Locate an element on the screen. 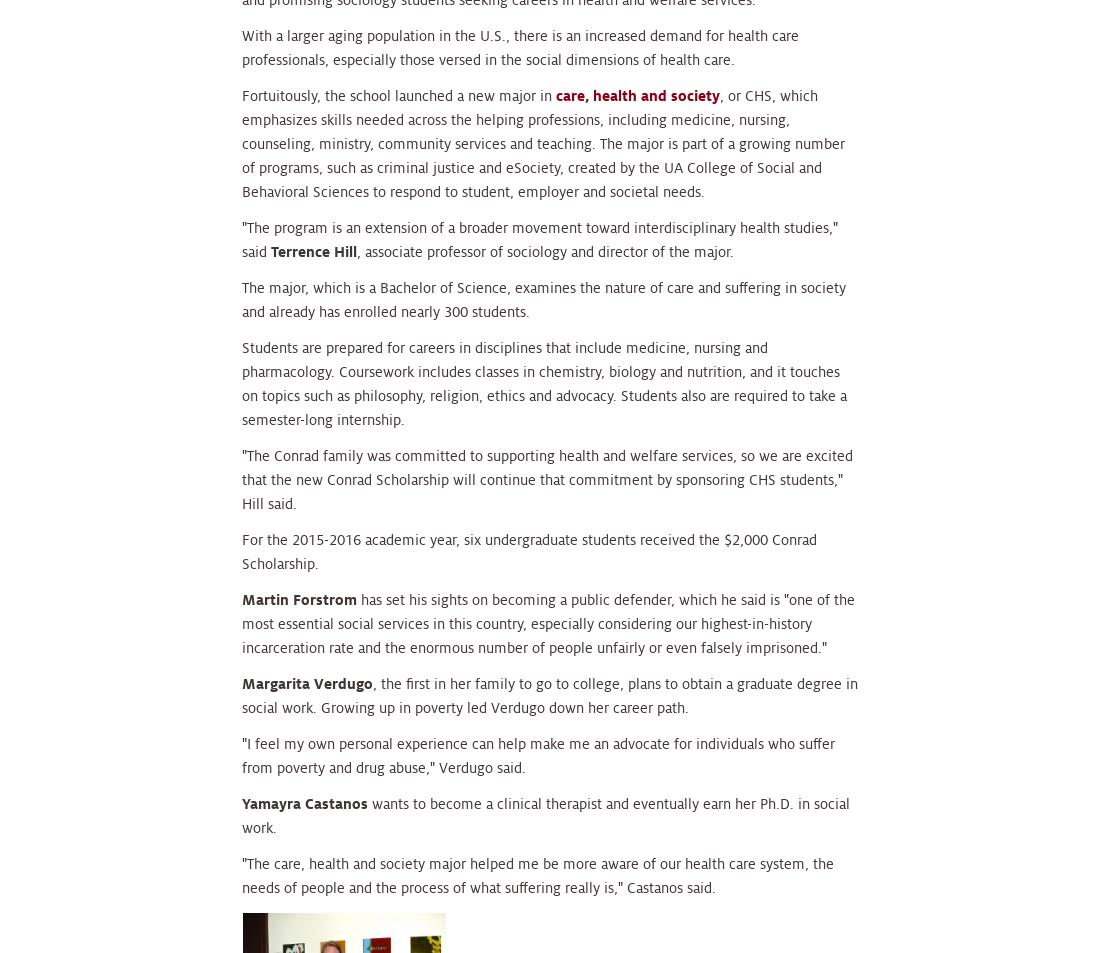 This screenshot has width=1100, height=953. '"The care, health and society major helped me be more aware of our health care system, the needs of people and the process of what suffering really is," Castanos said.' is located at coordinates (538, 875).